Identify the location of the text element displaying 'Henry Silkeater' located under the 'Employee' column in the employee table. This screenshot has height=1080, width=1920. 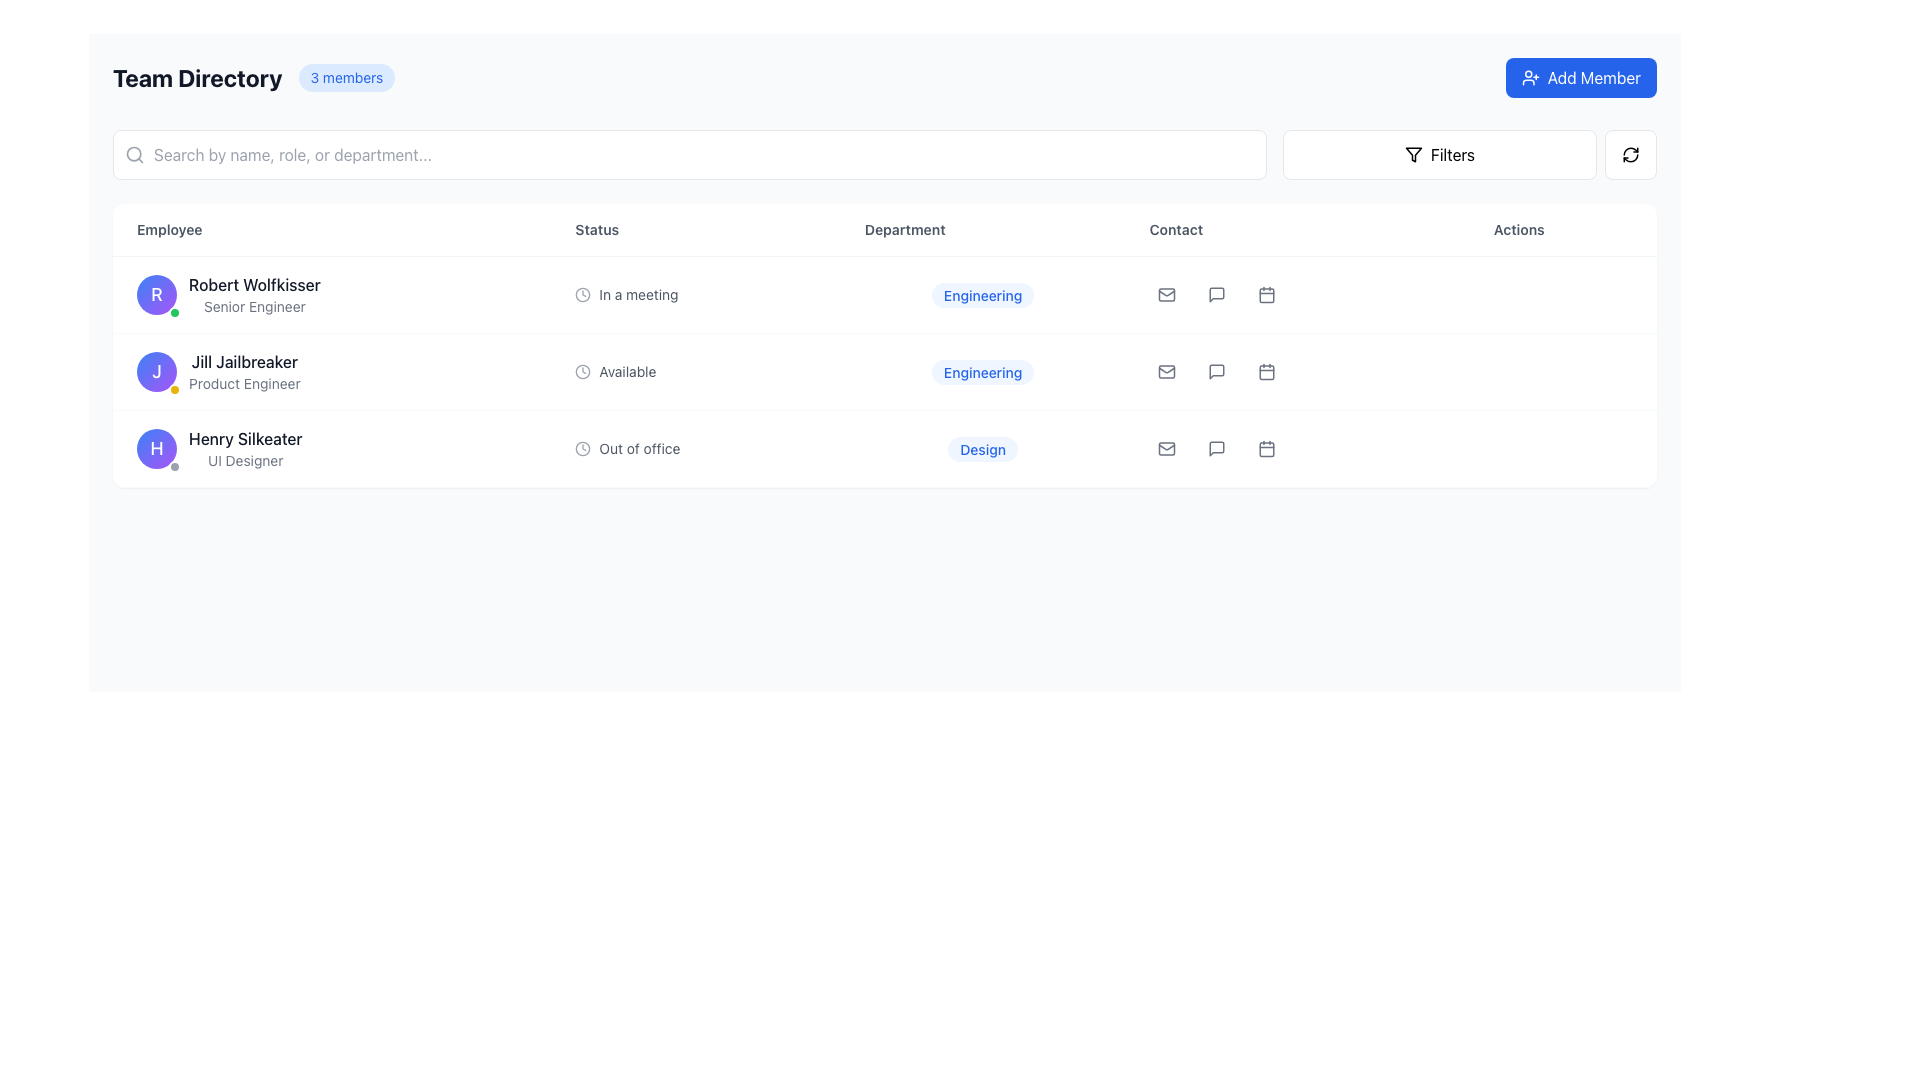
(244, 438).